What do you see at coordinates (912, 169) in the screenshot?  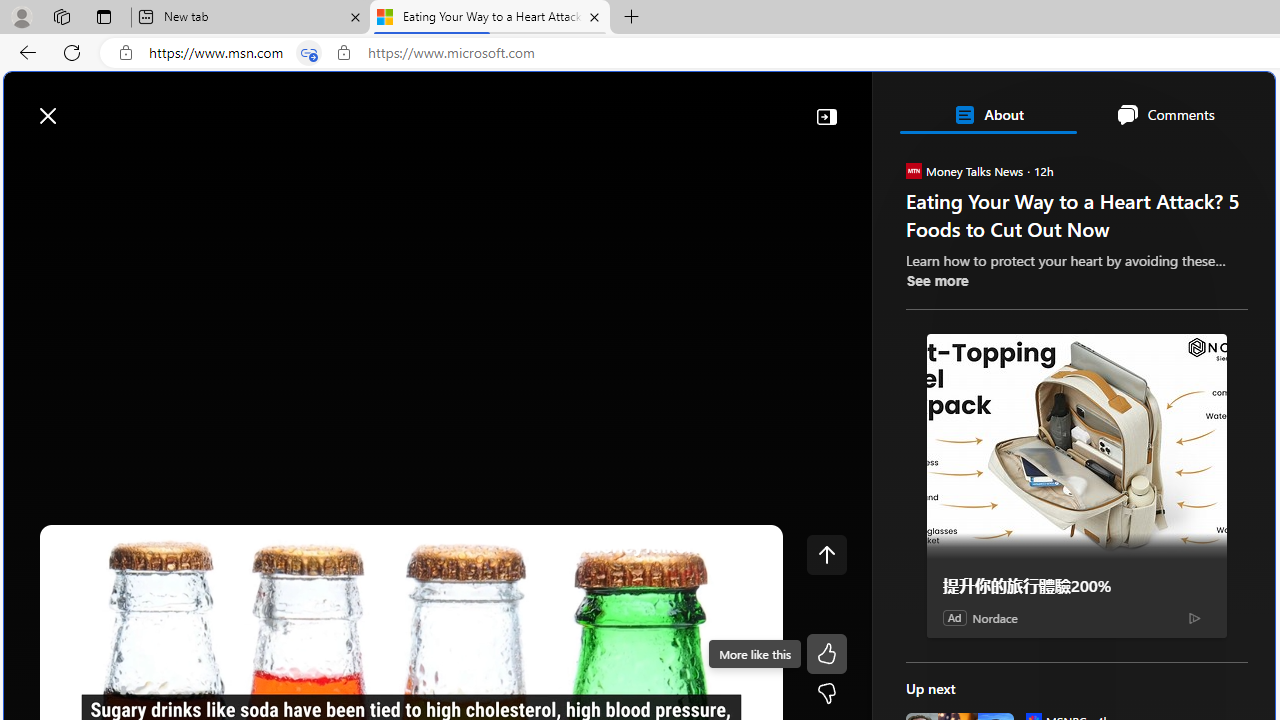 I see `'Money Talks News'` at bounding box center [912, 169].